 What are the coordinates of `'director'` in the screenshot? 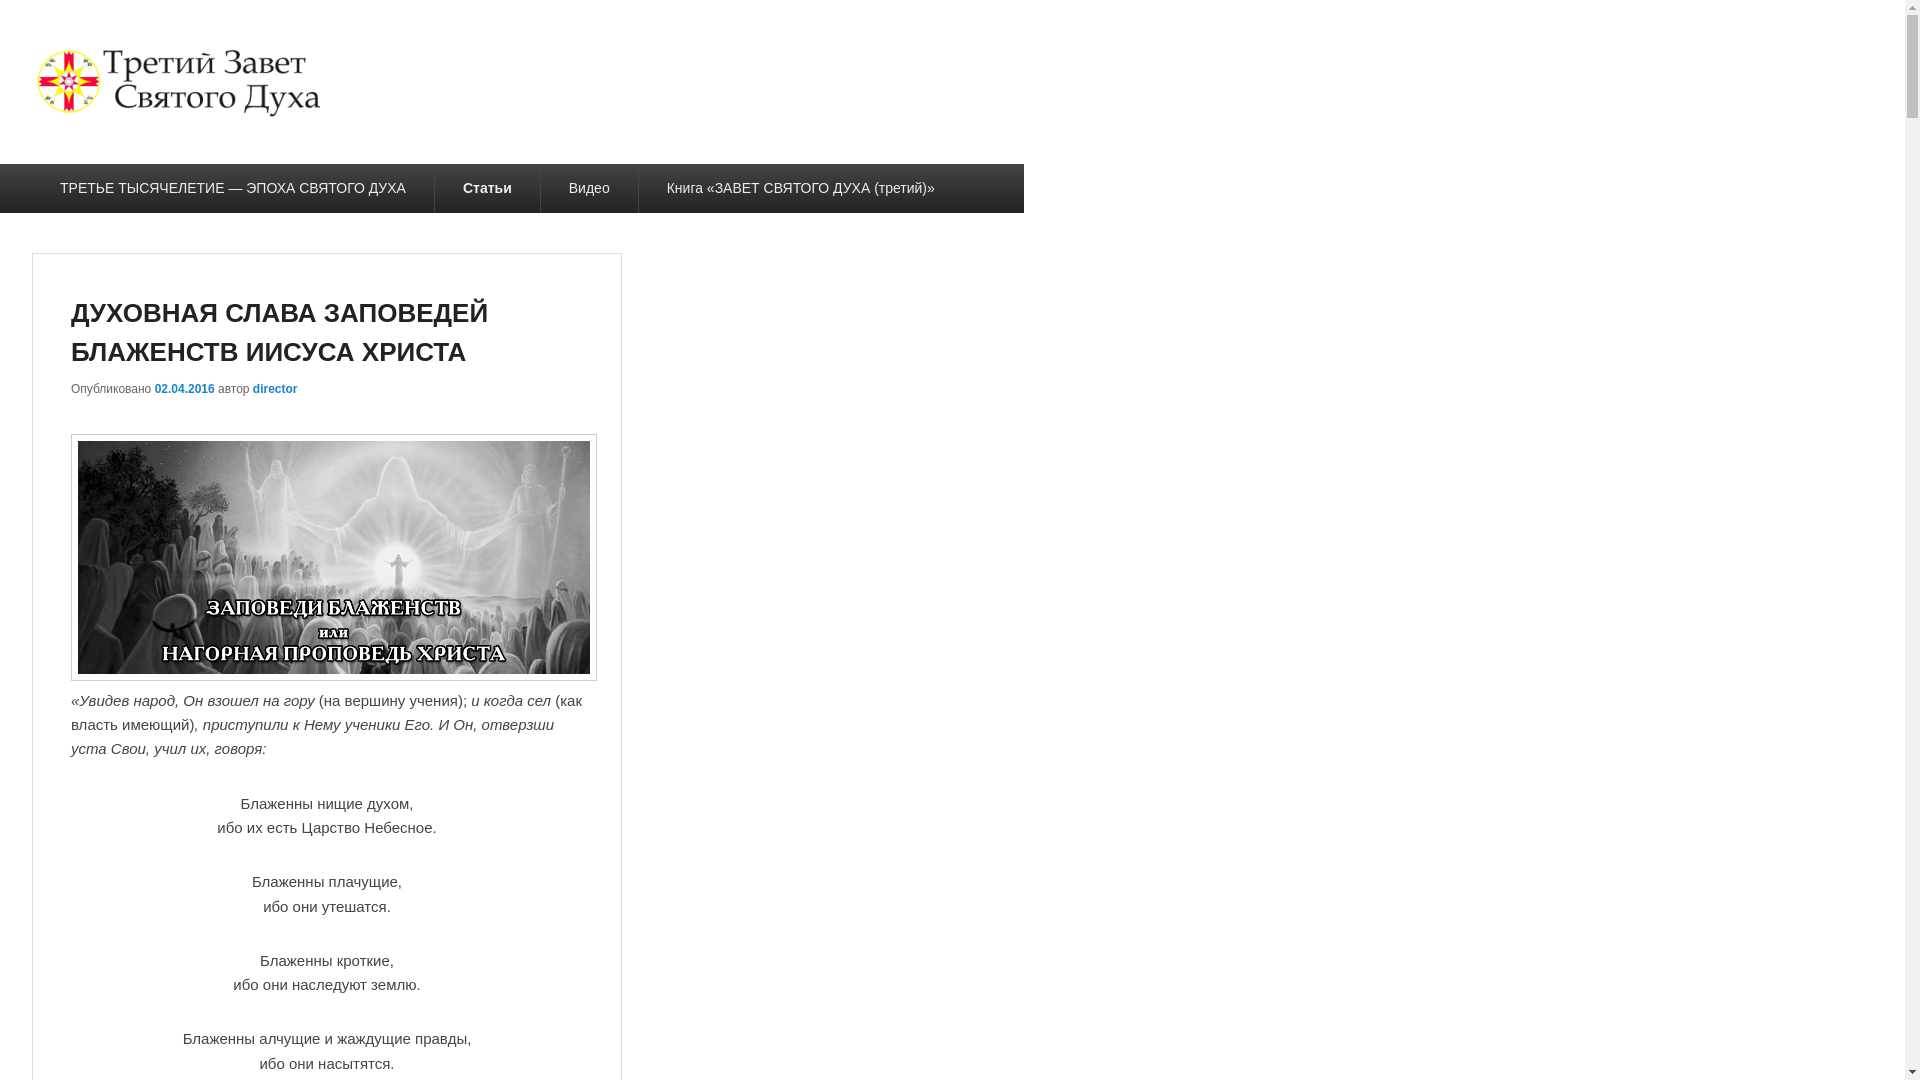 It's located at (274, 389).